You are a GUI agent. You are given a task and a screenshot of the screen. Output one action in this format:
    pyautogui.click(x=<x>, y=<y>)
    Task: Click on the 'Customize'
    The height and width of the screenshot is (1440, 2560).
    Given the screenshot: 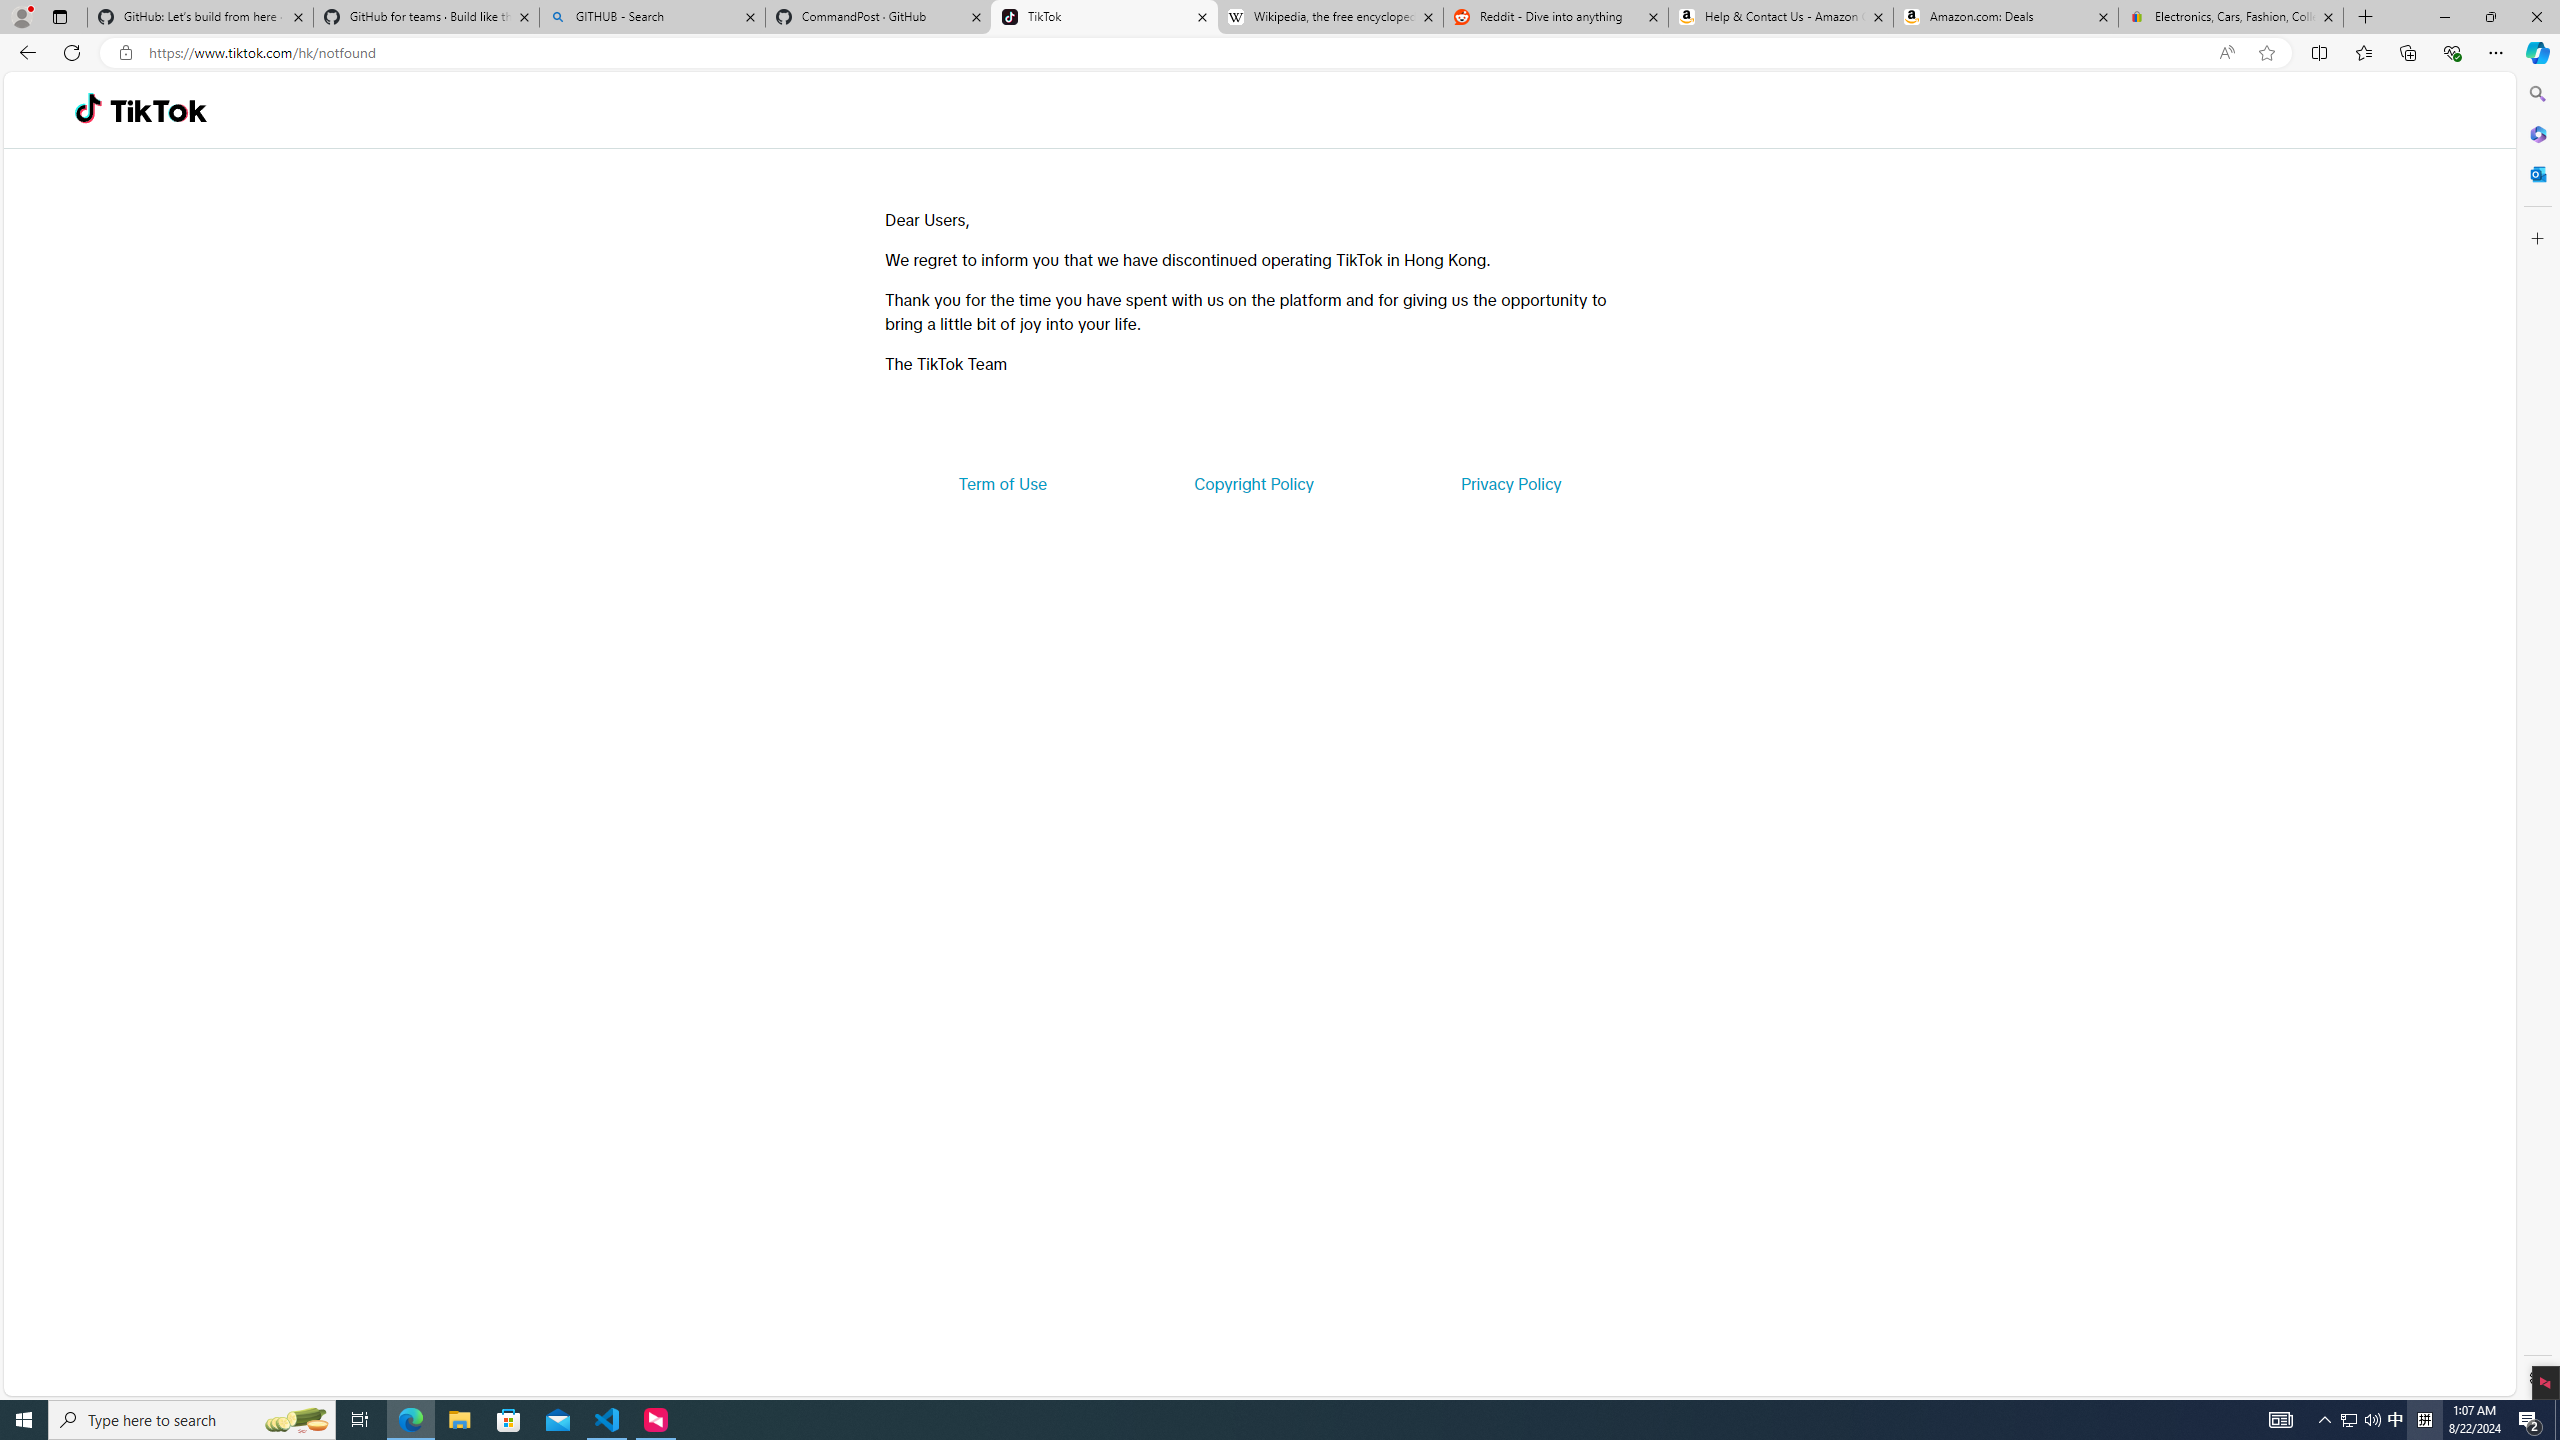 What is the action you would take?
    pyautogui.click(x=2535, y=237)
    